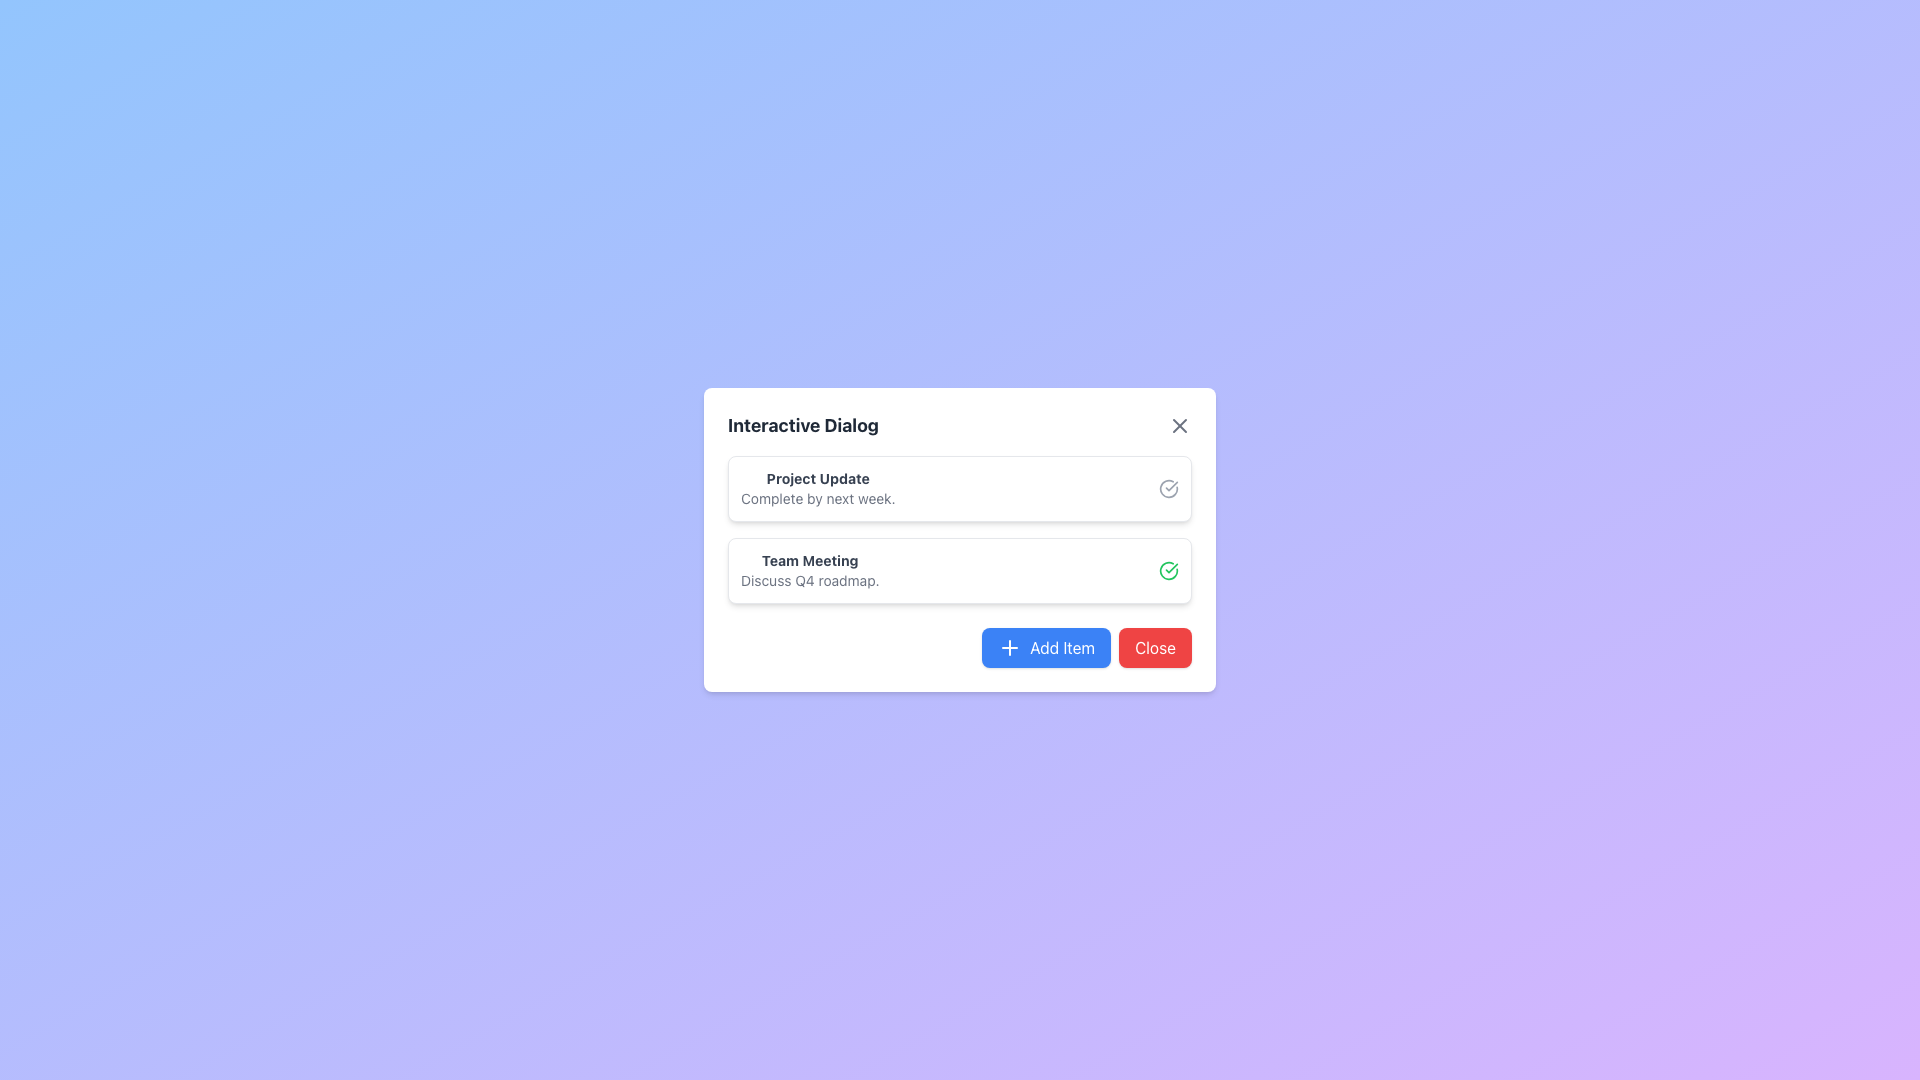  What do you see at coordinates (1180, 424) in the screenshot?
I see `the red 'X' icon button located in the top right corner of the dialog box` at bounding box center [1180, 424].